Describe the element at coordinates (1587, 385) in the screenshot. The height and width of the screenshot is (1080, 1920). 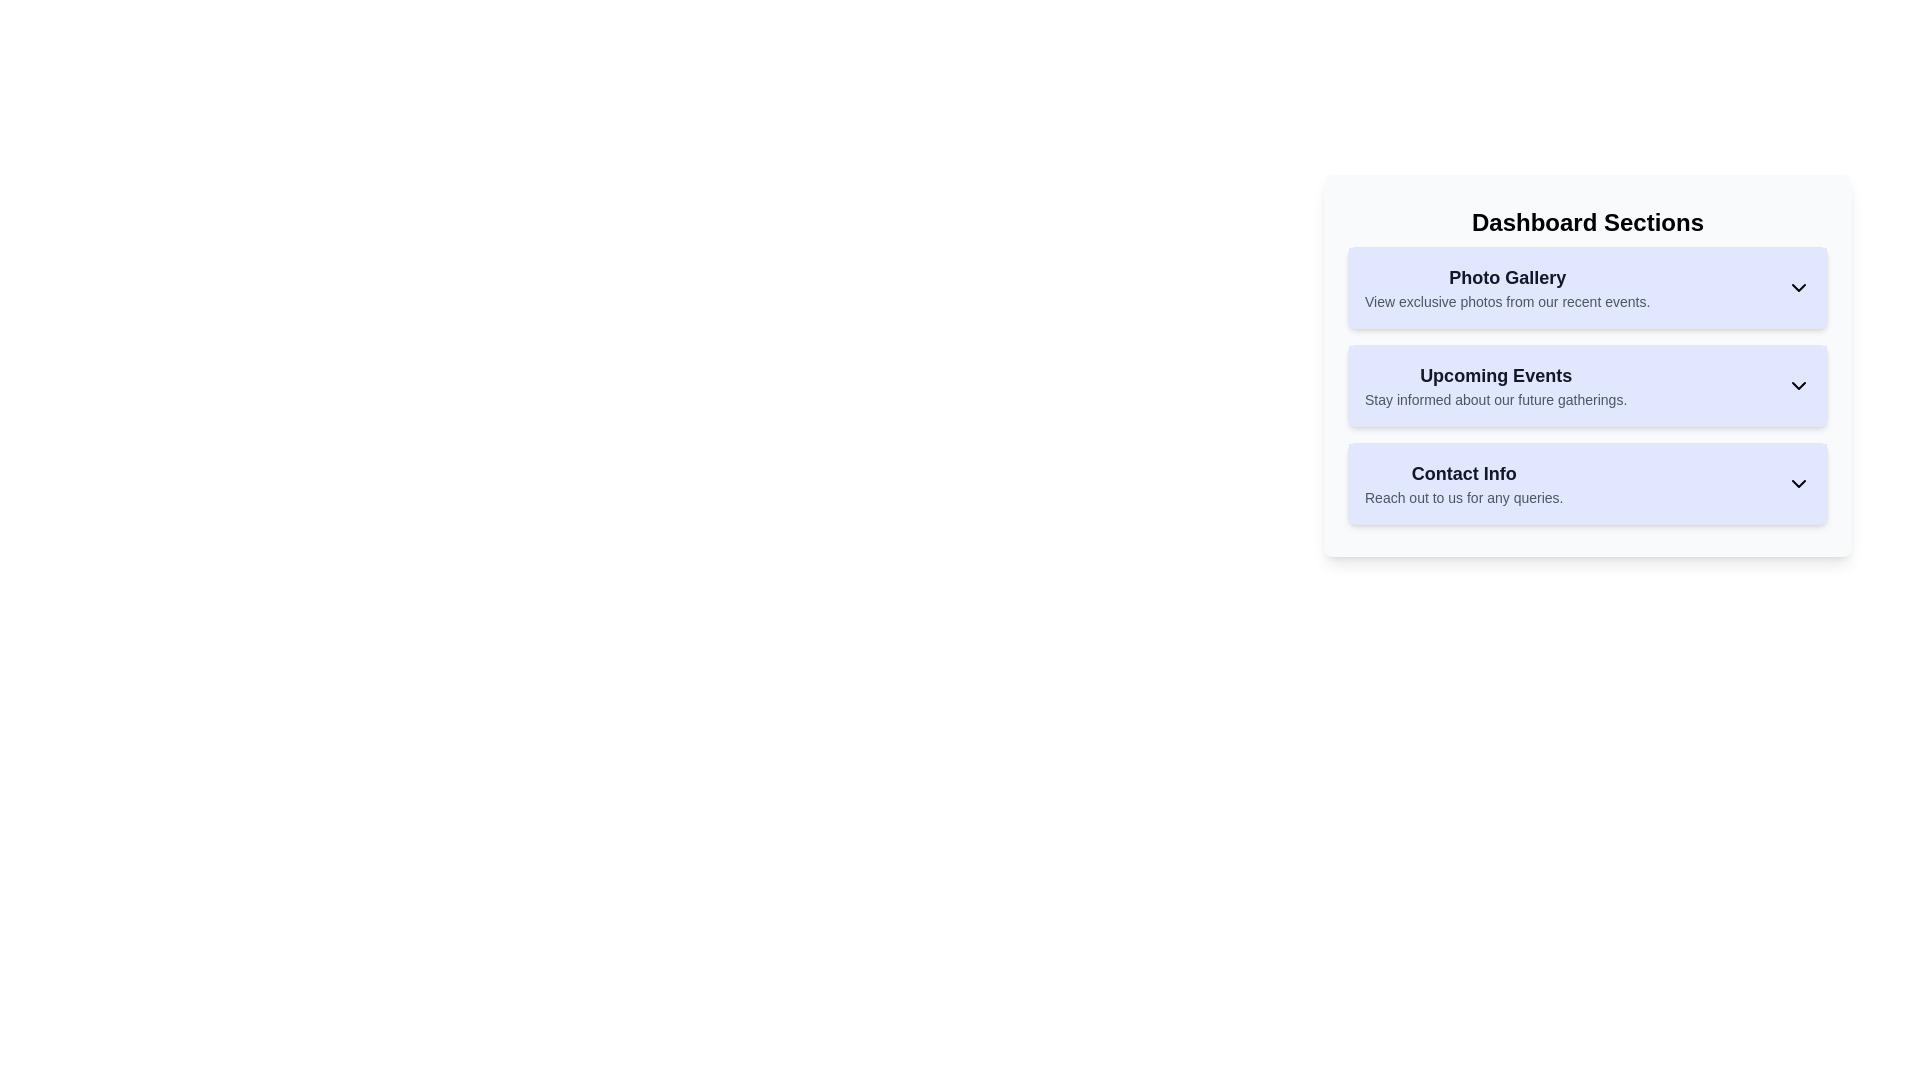
I see `the 'Upcoming Events' button which has a light indigo background, bold text for 'Upcoming Events', and a downward facing chevron icon, to interact with it` at that location.